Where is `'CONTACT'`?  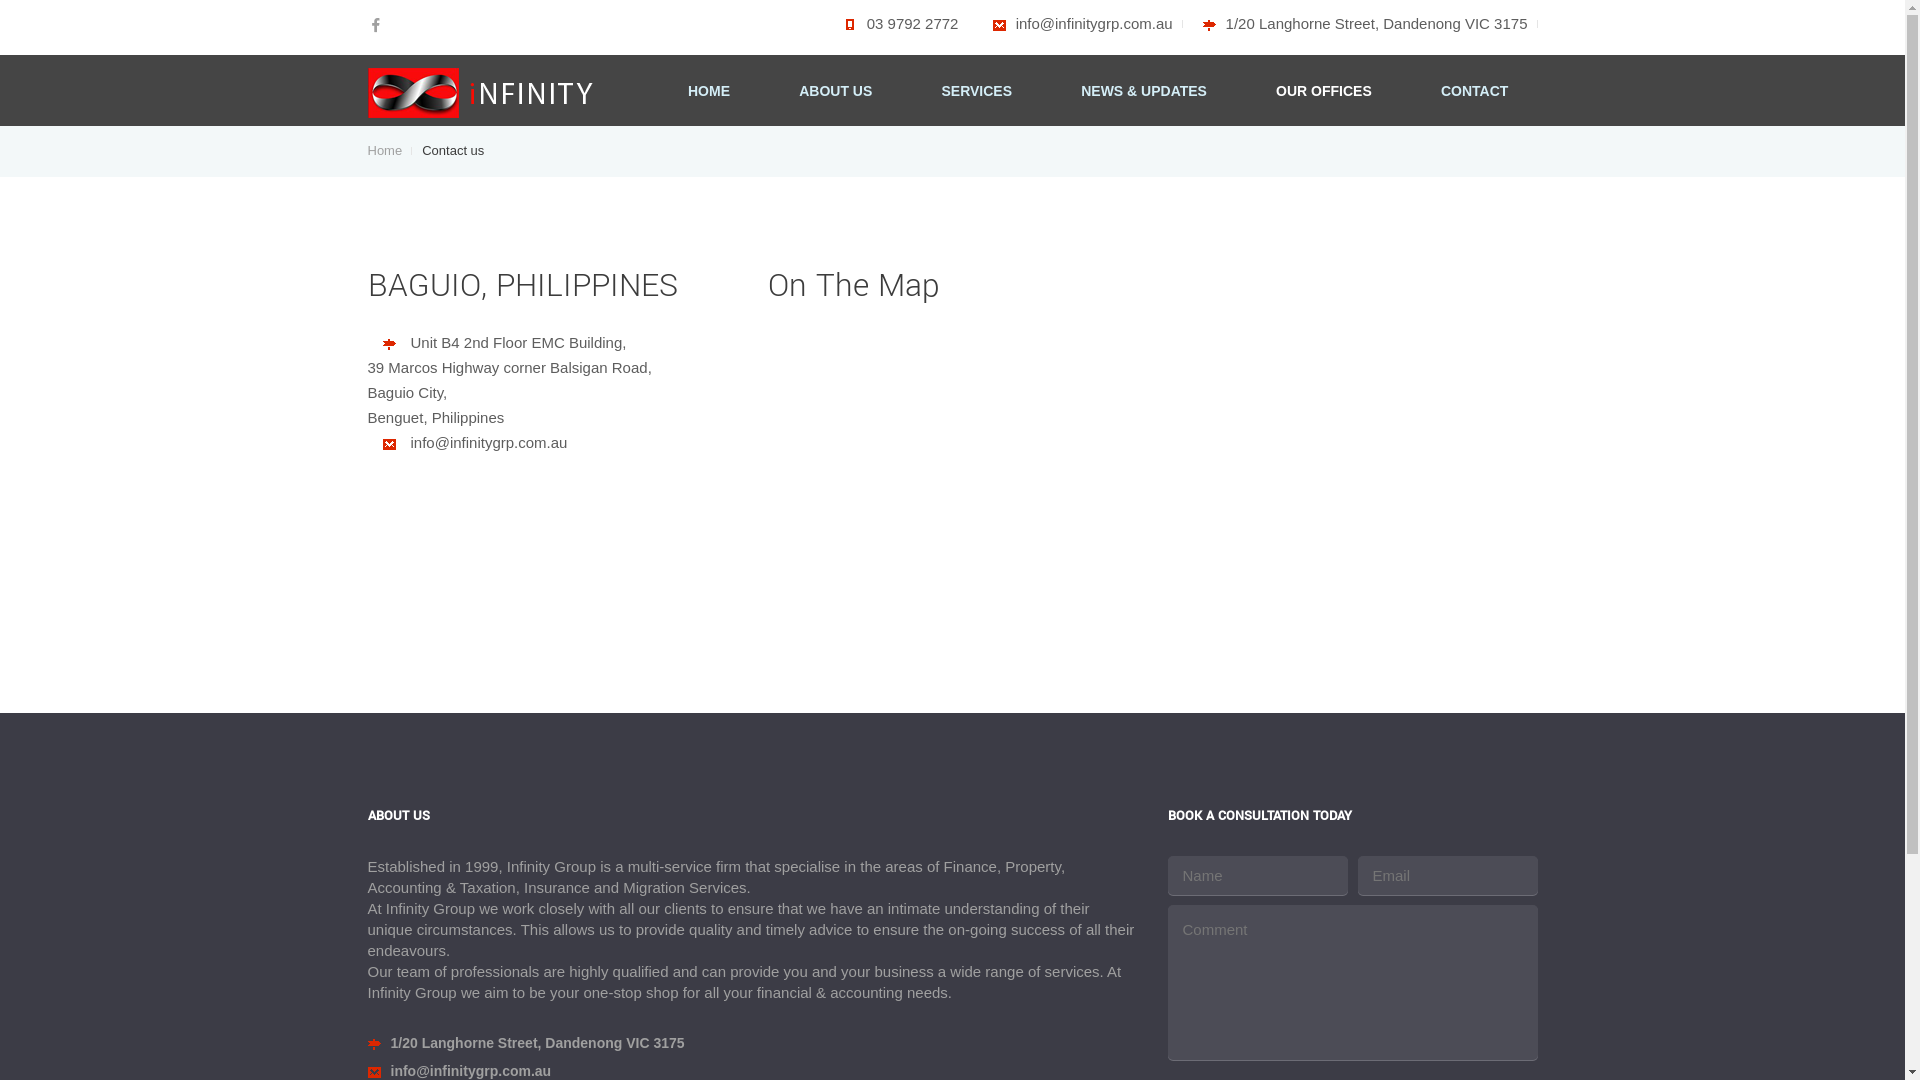
'CONTACT' is located at coordinates (1474, 92).